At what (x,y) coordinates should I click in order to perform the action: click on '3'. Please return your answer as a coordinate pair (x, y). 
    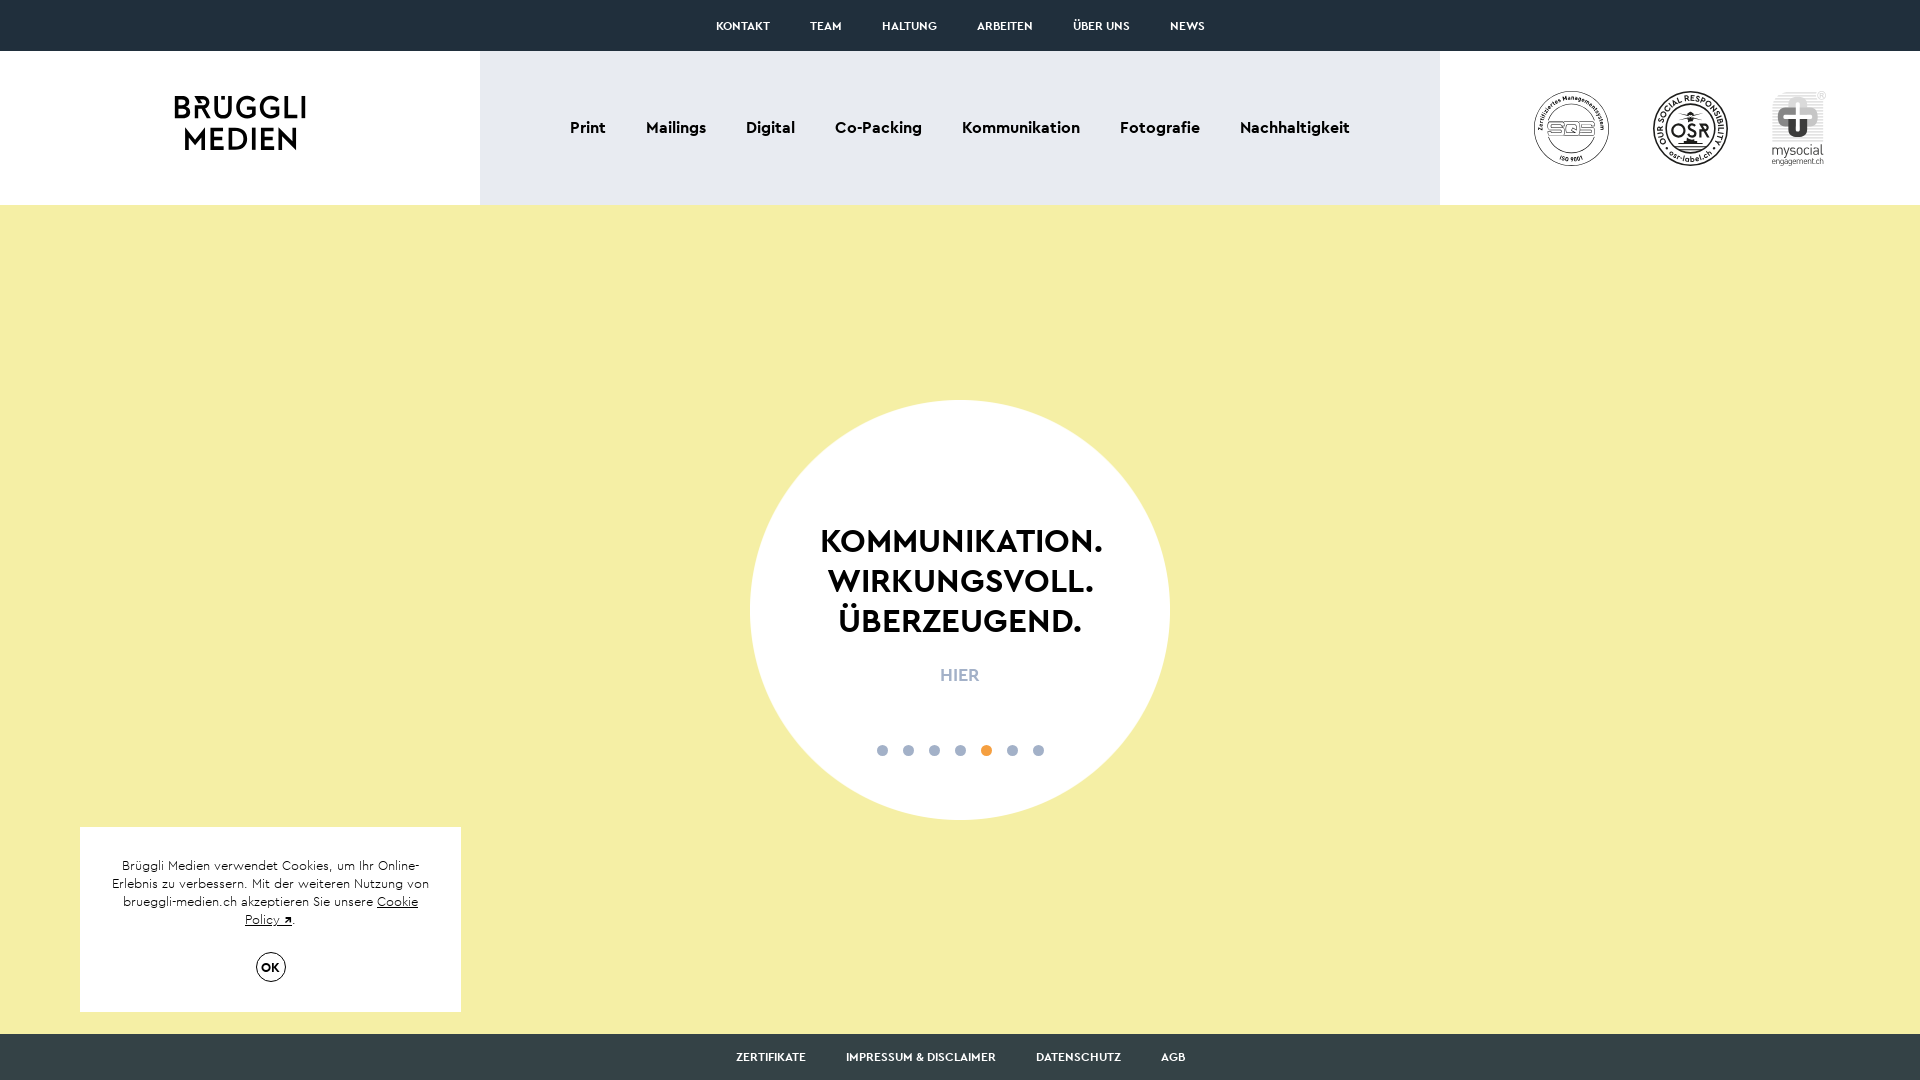
    Looking at the image, I should click on (932, 750).